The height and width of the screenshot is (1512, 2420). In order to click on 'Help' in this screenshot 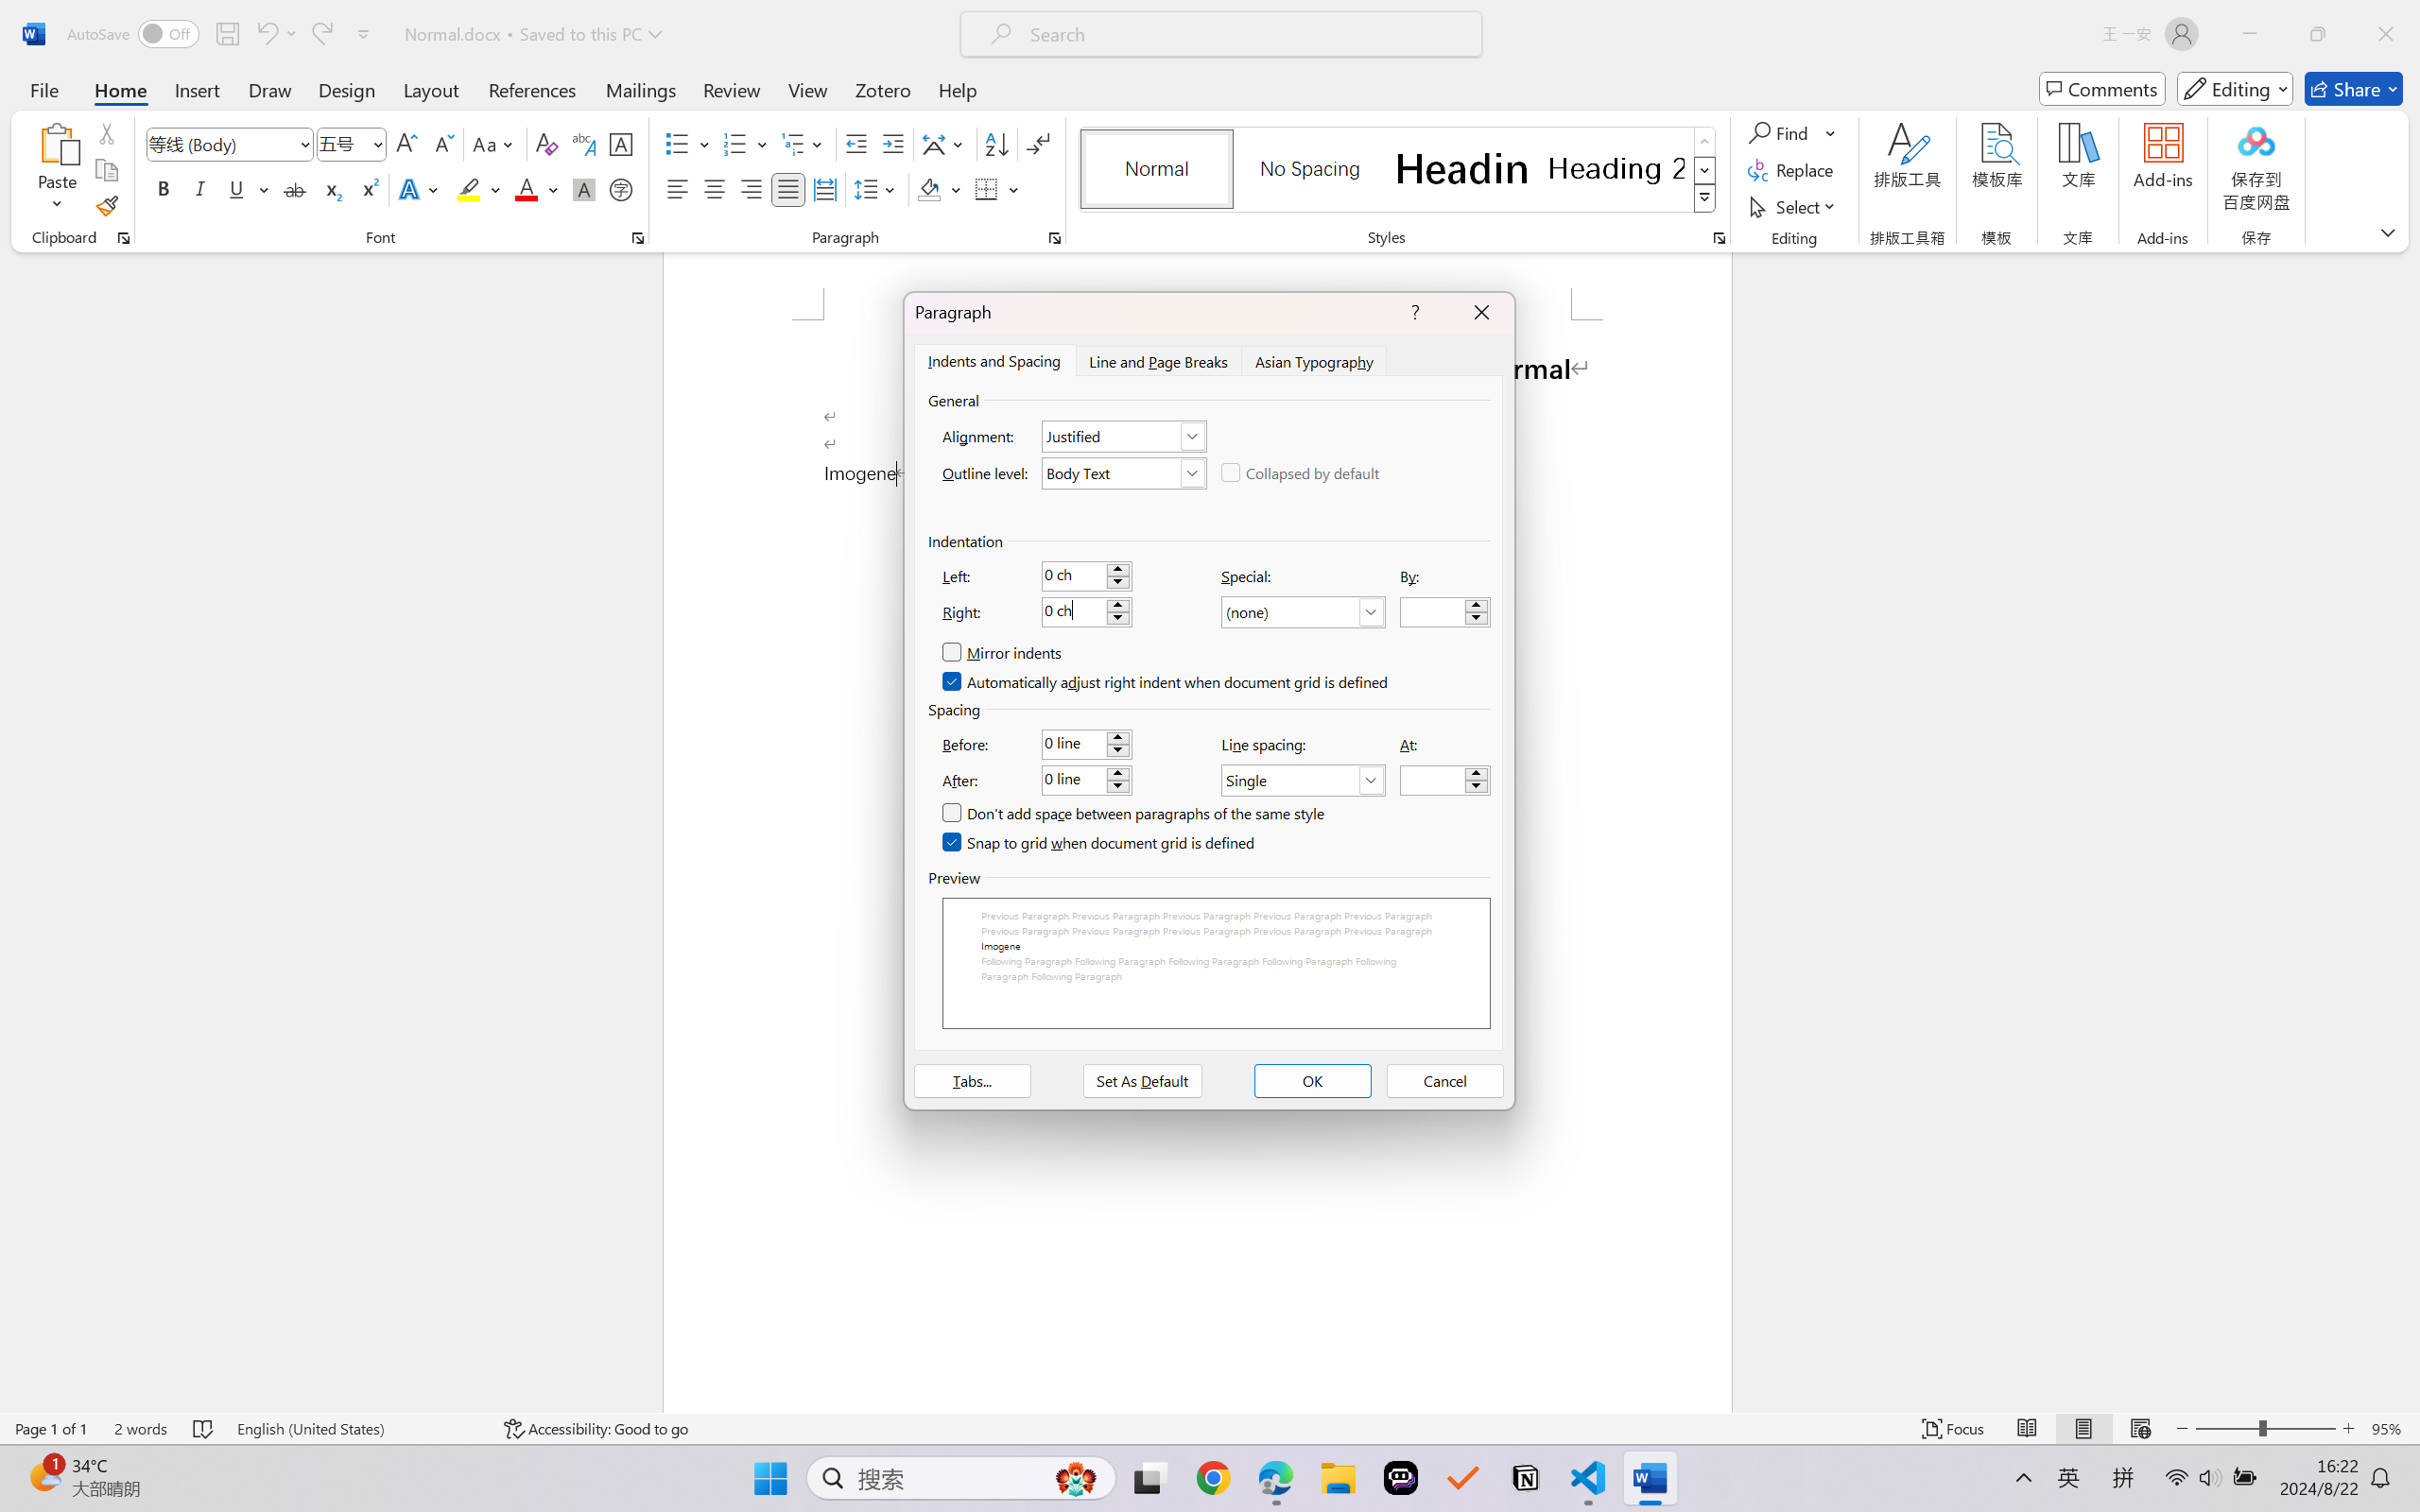, I will do `click(956, 88)`.